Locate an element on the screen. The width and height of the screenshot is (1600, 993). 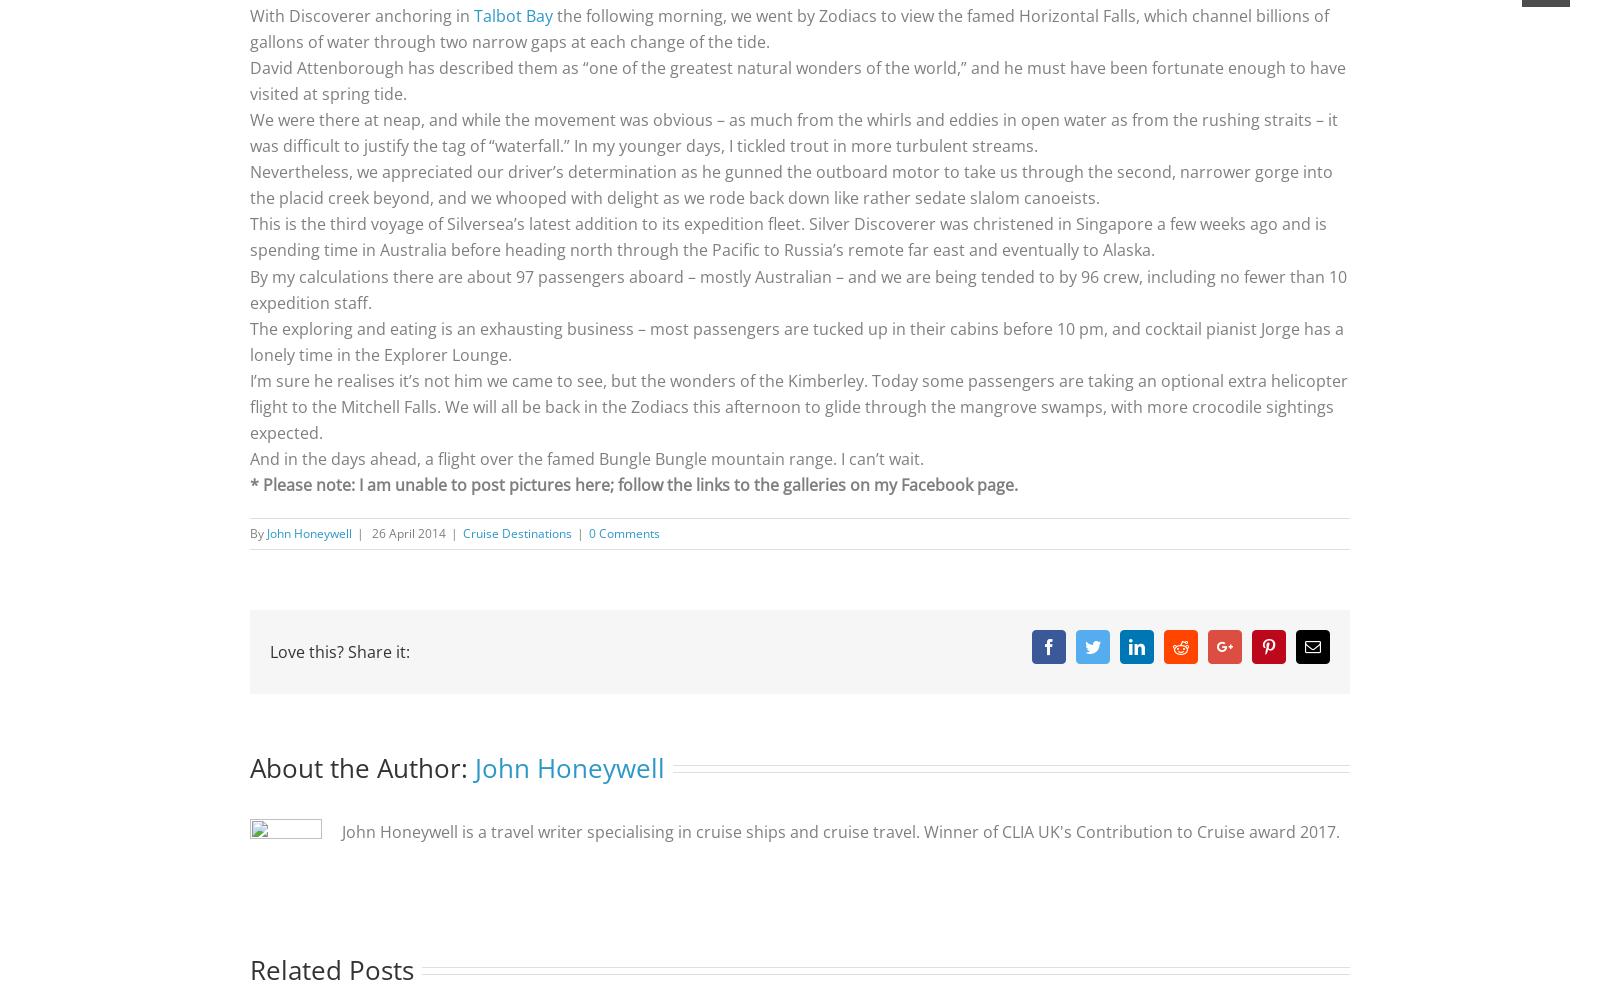
'By my calculations there are about 97 passengers aboard – mostly Australian – and we are being tended to by 96 crew, including no fewer than 10 expedition staff.' is located at coordinates (798, 288).